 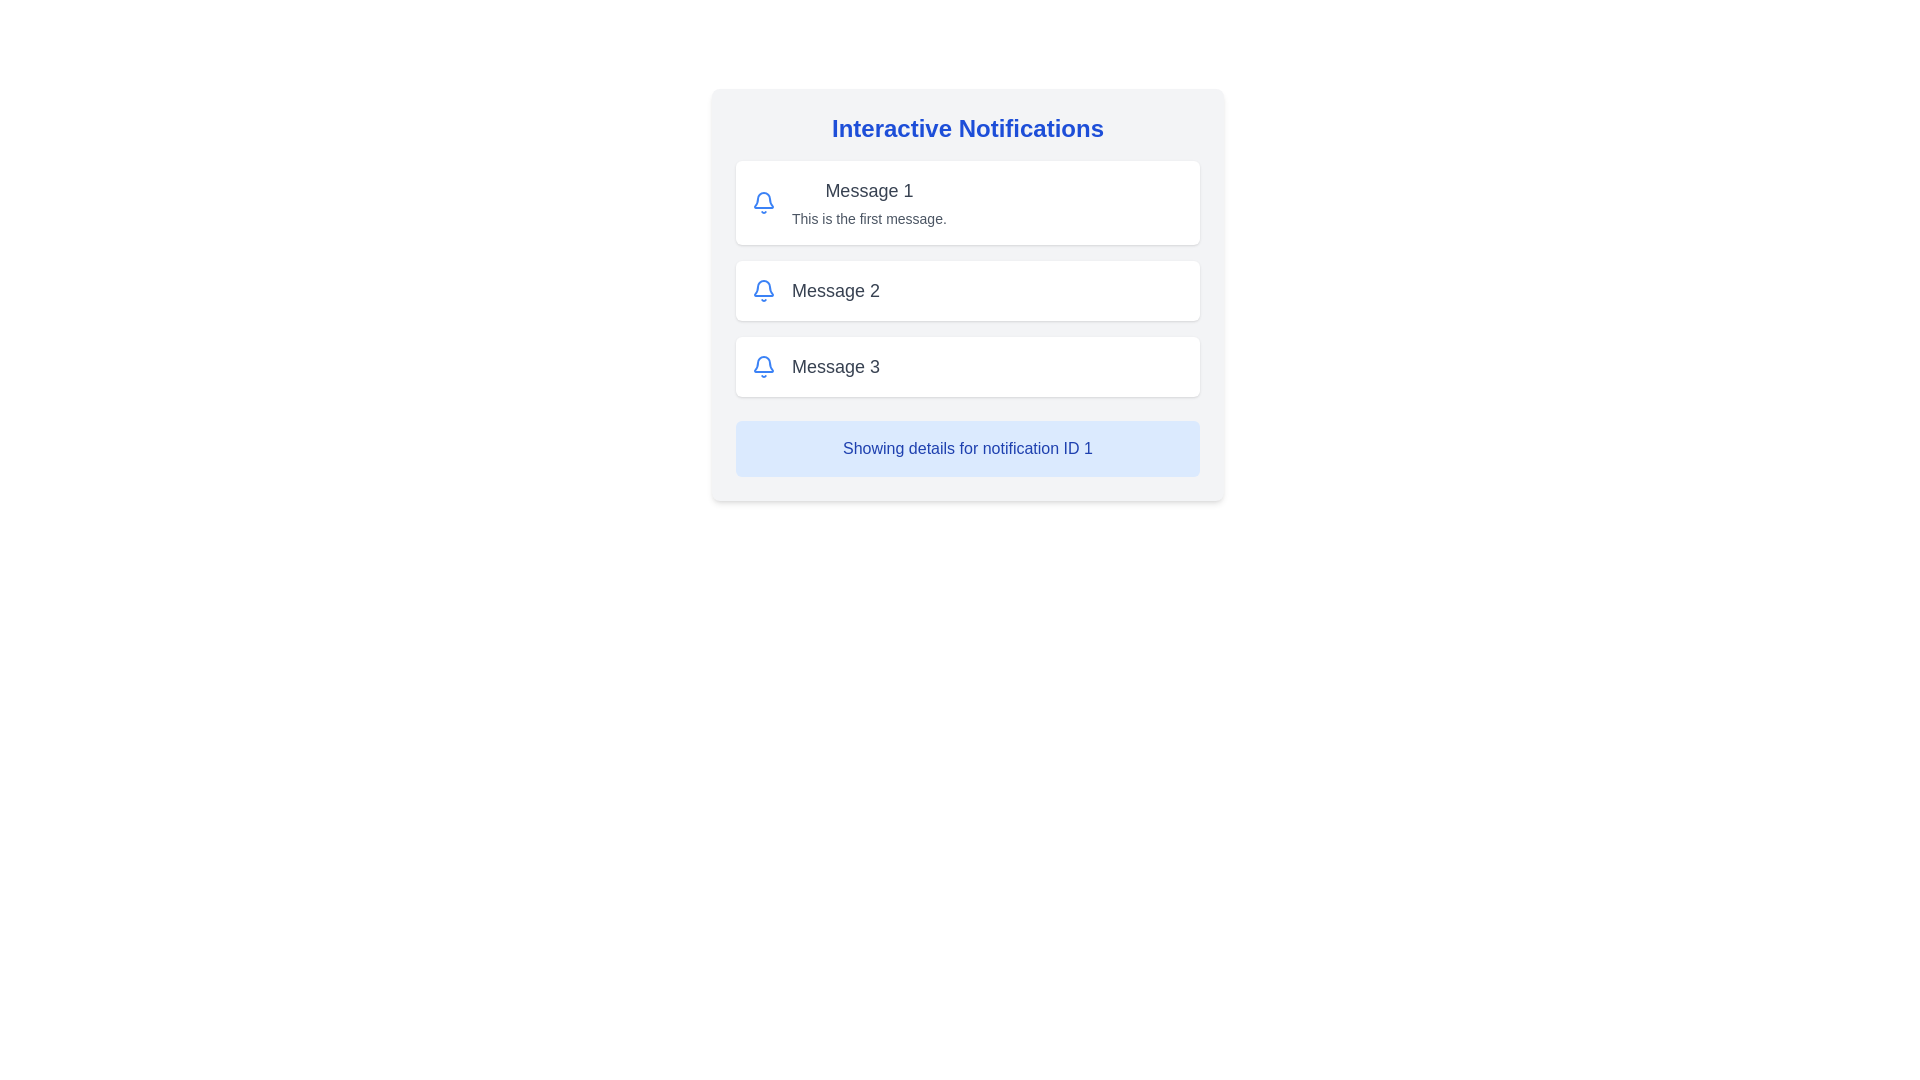 I want to click on the Informational banner with a light blue background and dark blue text reading 'Showing details for notification ID 1', so click(x=968, y=447).